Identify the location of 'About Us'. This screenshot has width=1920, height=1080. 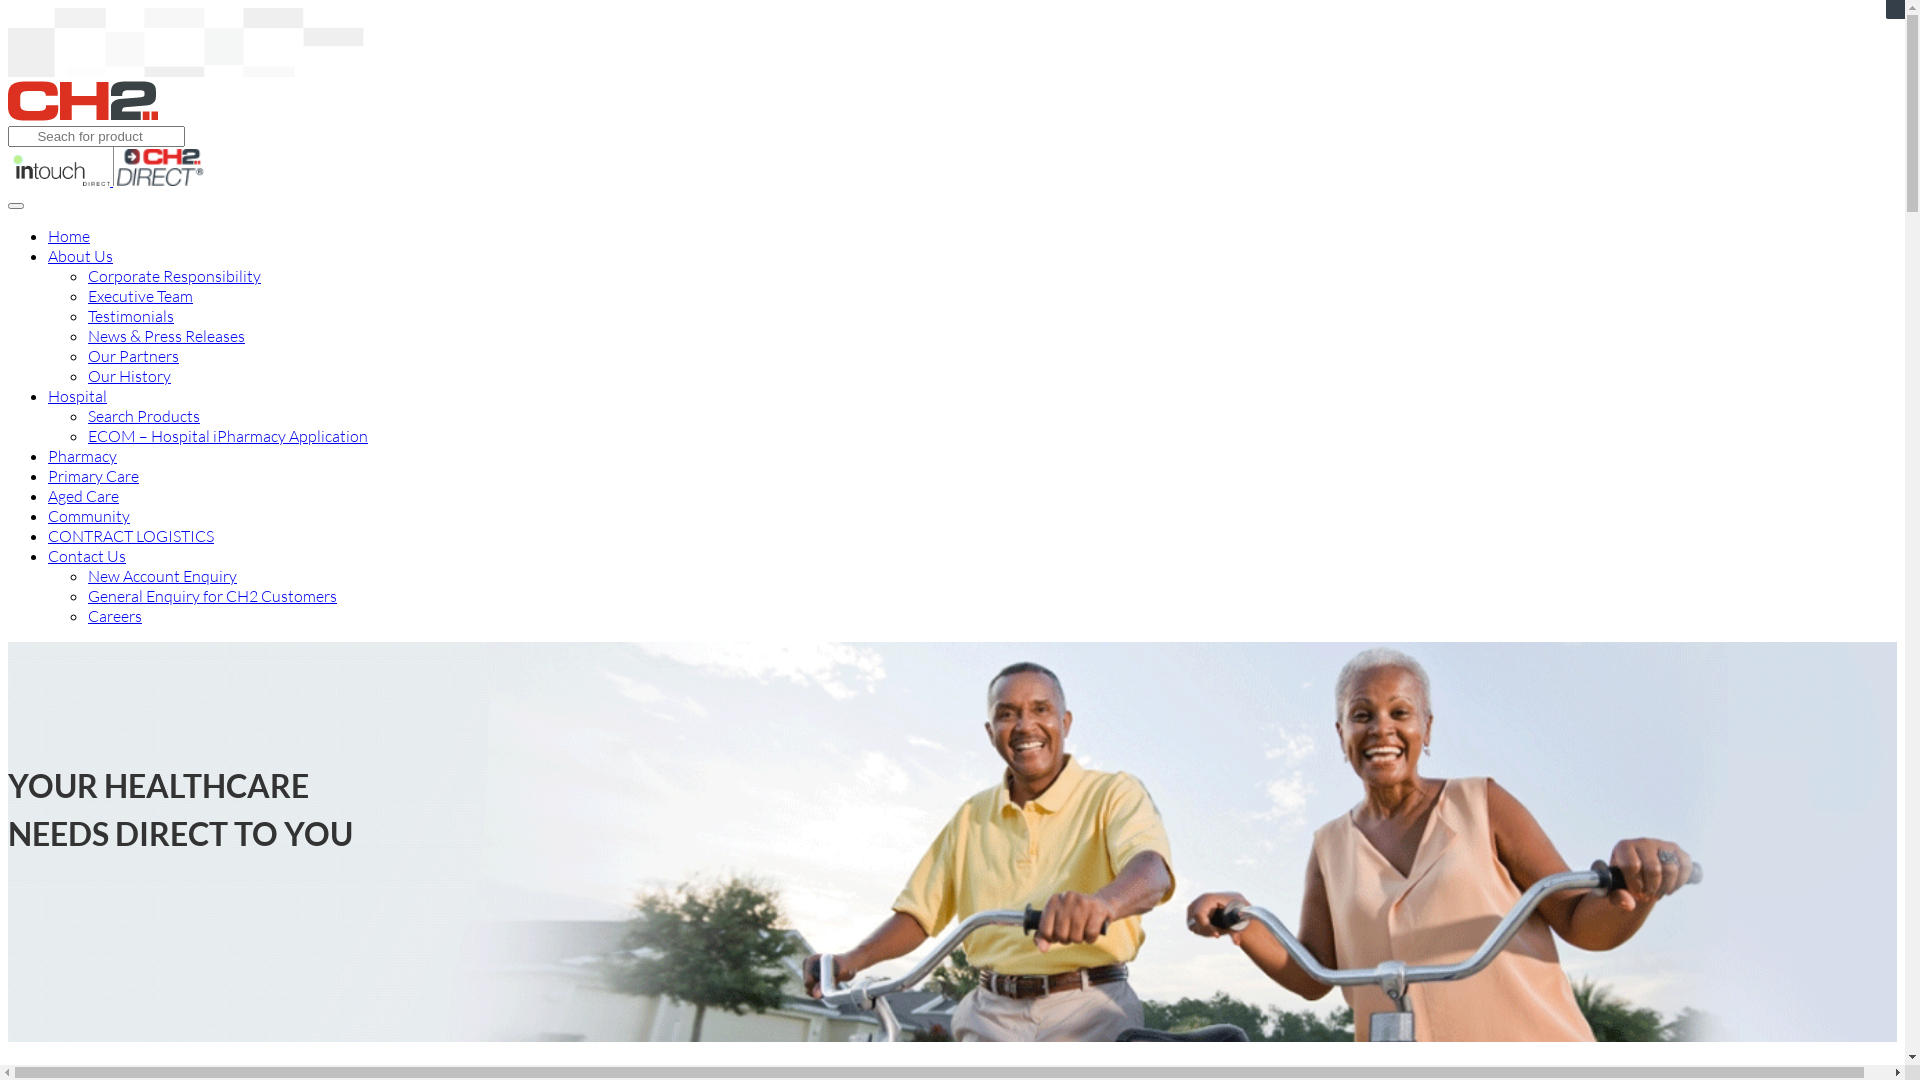
(80, 254).